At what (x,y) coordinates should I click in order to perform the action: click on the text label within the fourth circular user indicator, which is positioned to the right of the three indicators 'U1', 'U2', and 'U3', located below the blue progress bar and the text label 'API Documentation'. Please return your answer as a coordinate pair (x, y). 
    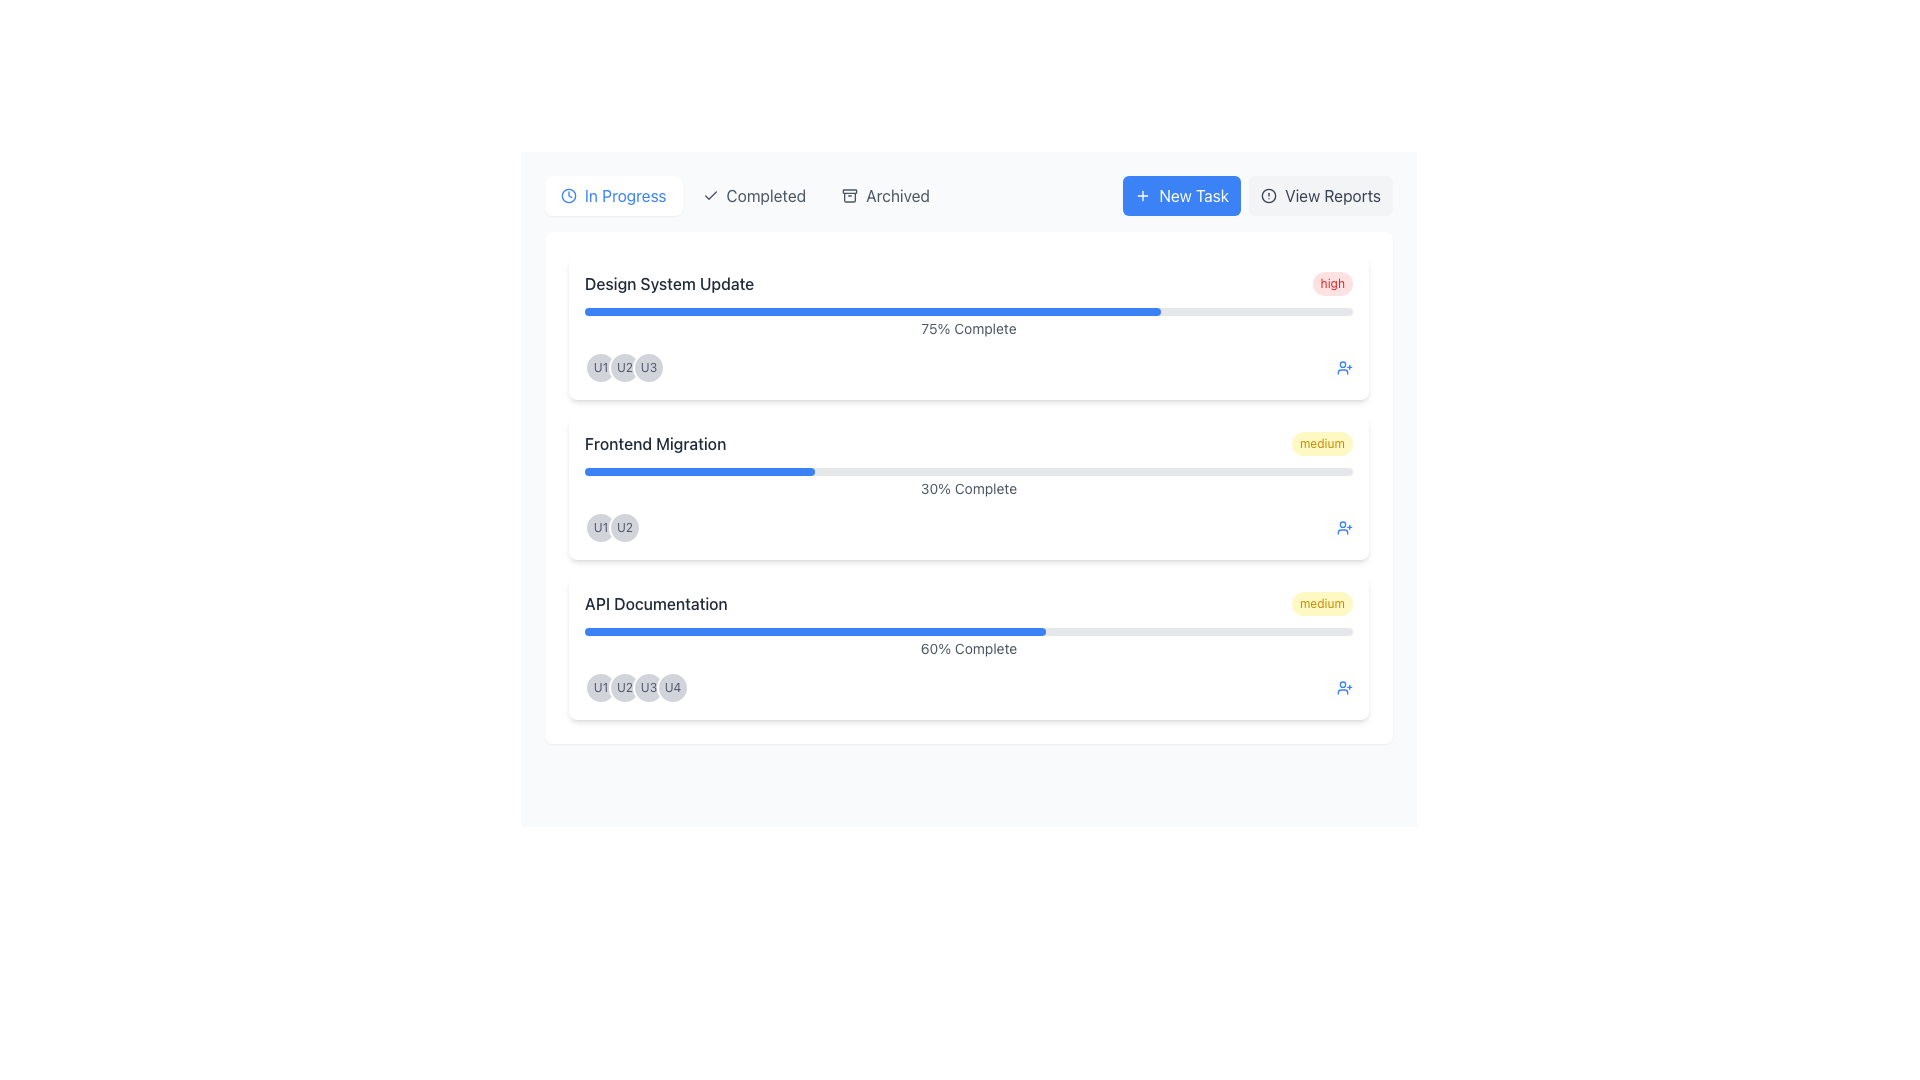
    Looking at the image, I should click on (672, 686).